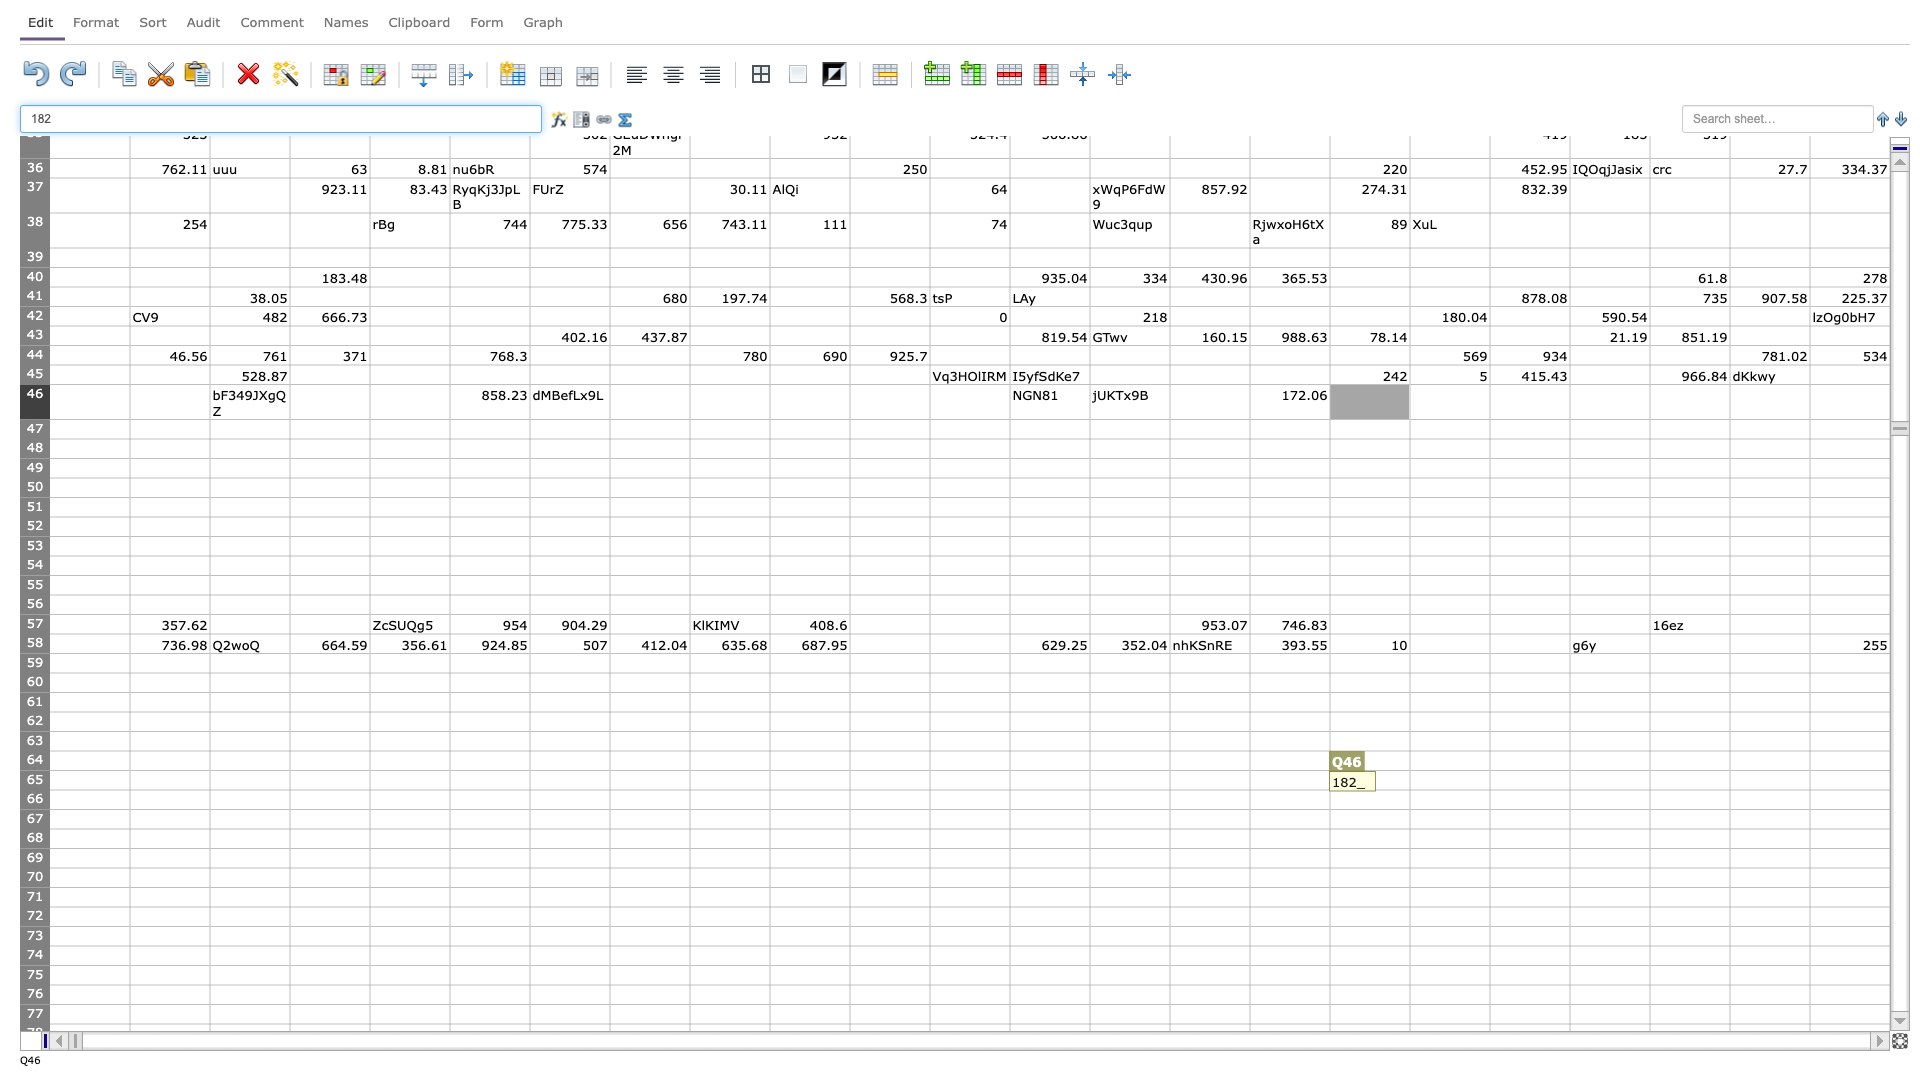  Describe the element at coordinates (1568, 808) in the screenshot. I see `Lower right of S66` at that location.